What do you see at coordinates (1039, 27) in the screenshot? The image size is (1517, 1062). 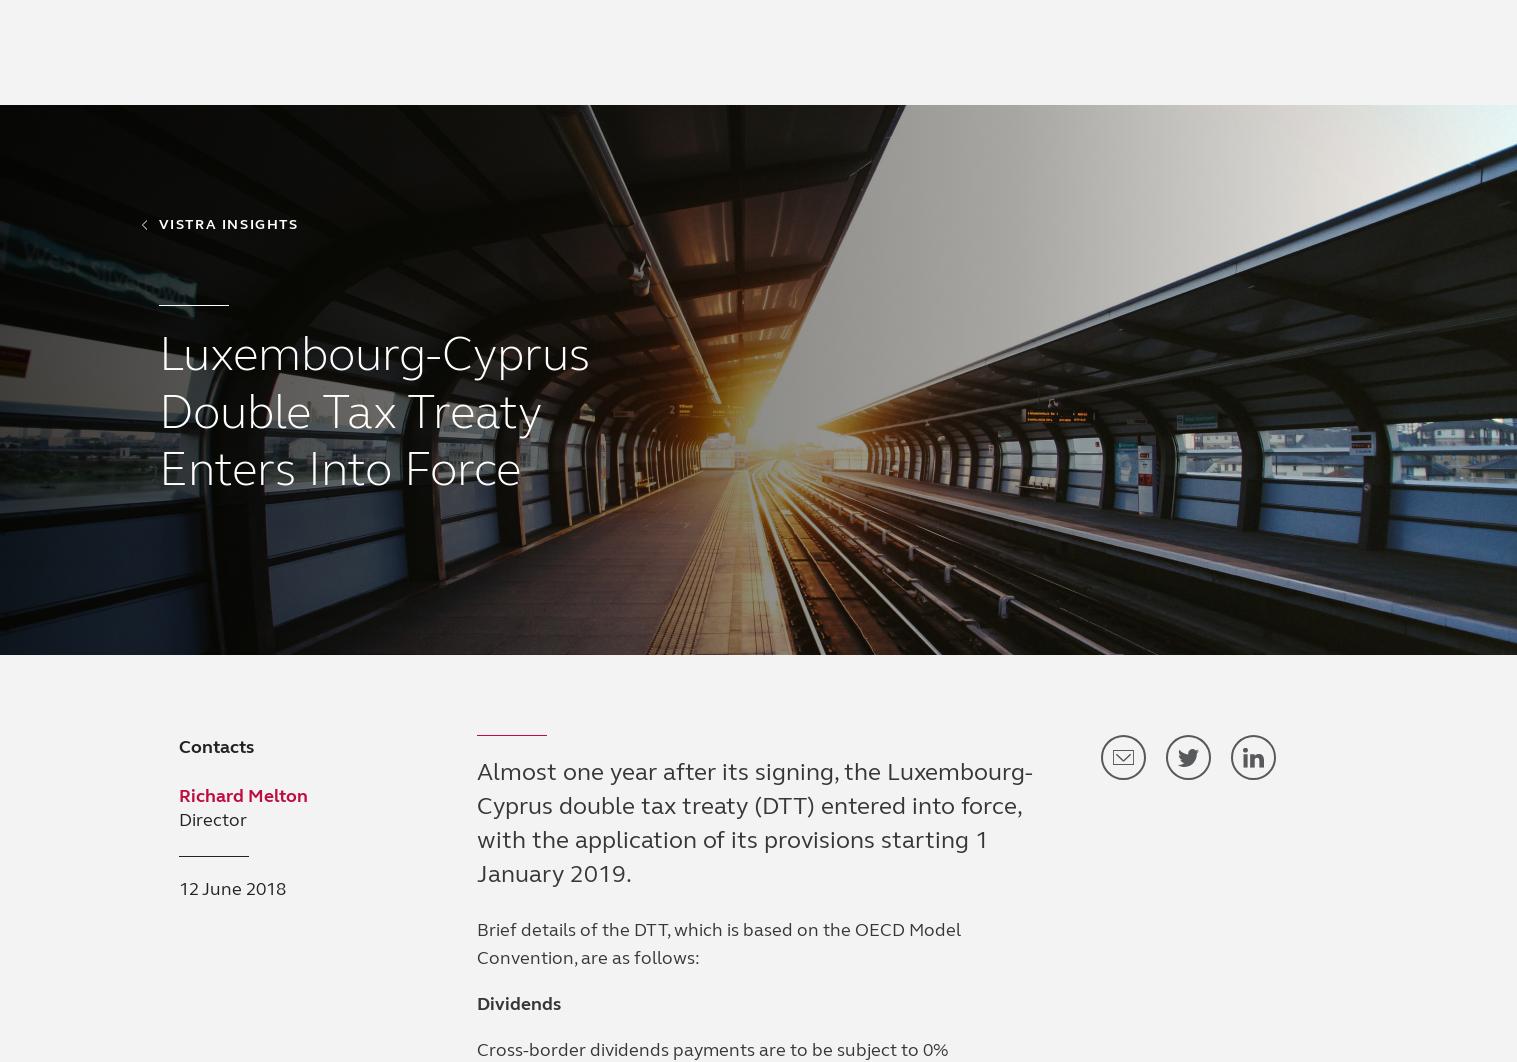 I see `'Client portal'` at bounding box center [1039, 27].